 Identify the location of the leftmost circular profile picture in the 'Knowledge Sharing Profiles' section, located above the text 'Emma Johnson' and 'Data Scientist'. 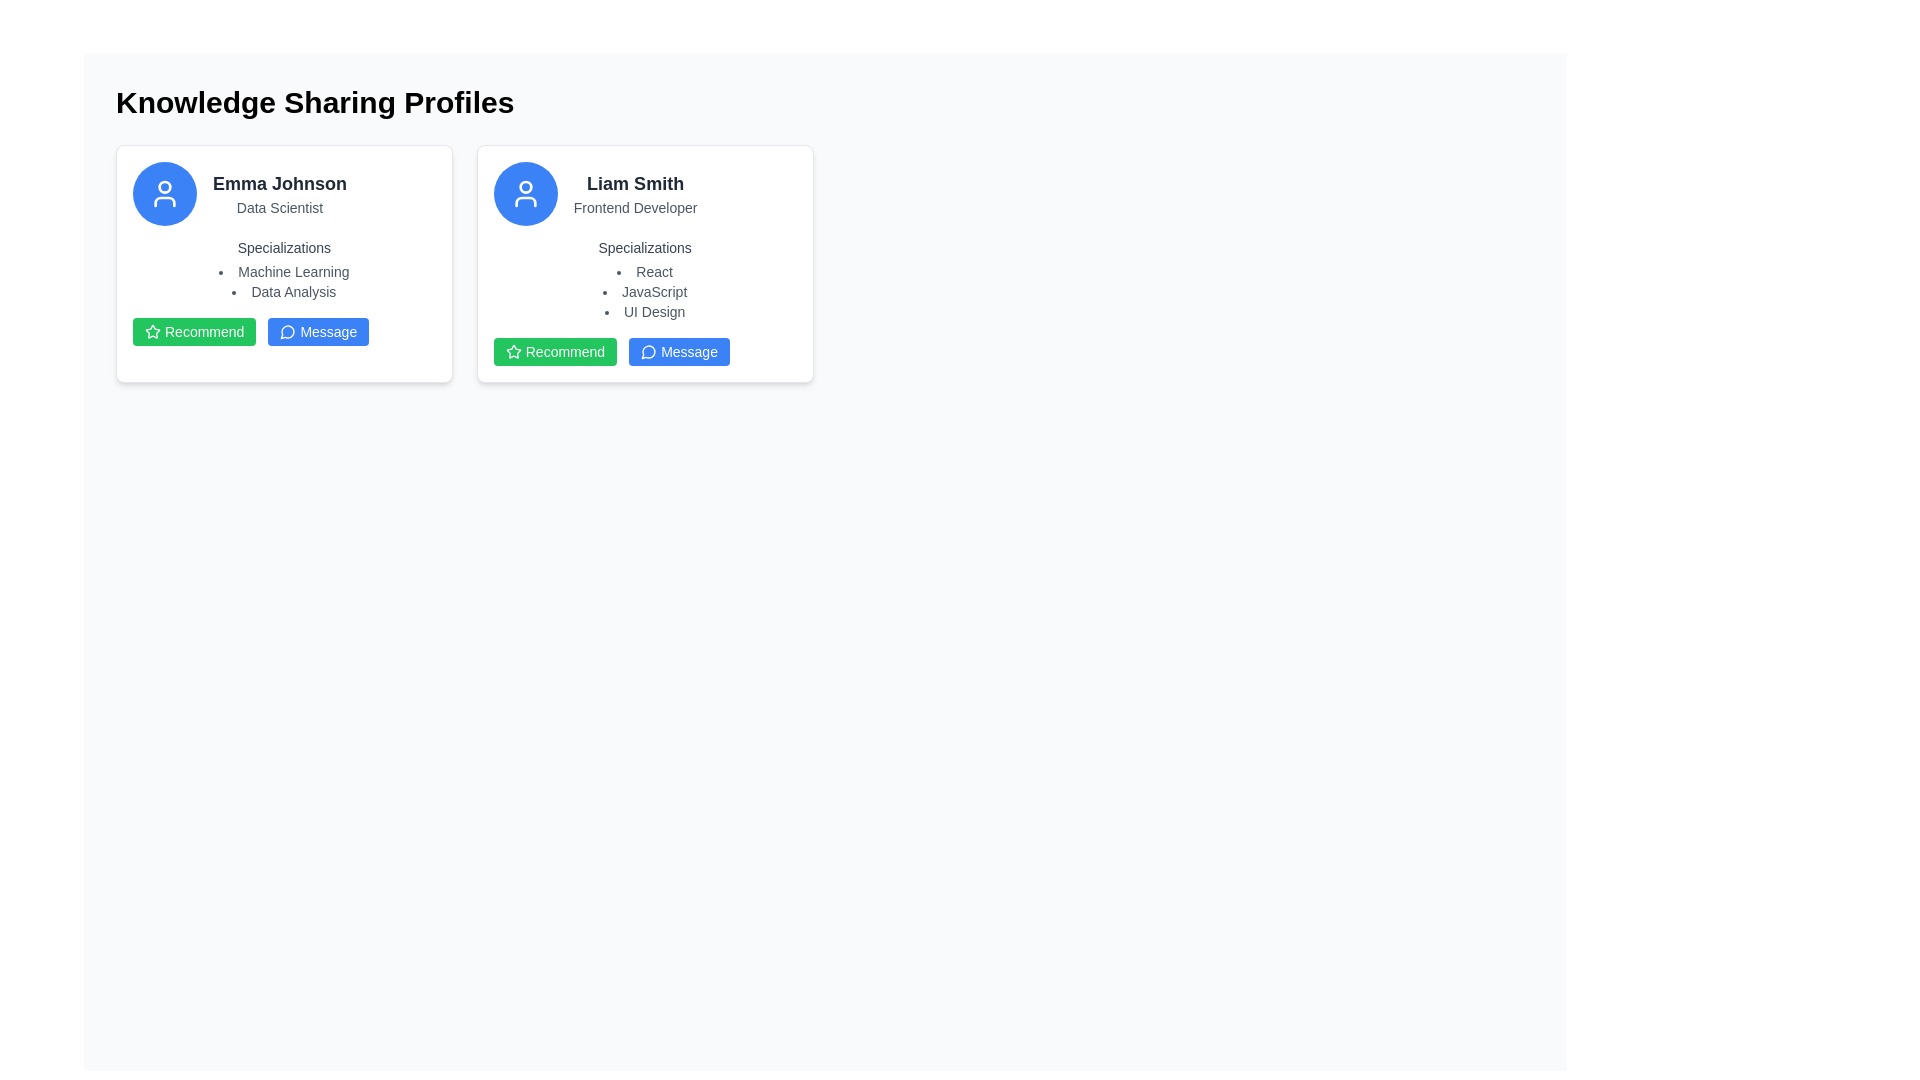
(164, 193).